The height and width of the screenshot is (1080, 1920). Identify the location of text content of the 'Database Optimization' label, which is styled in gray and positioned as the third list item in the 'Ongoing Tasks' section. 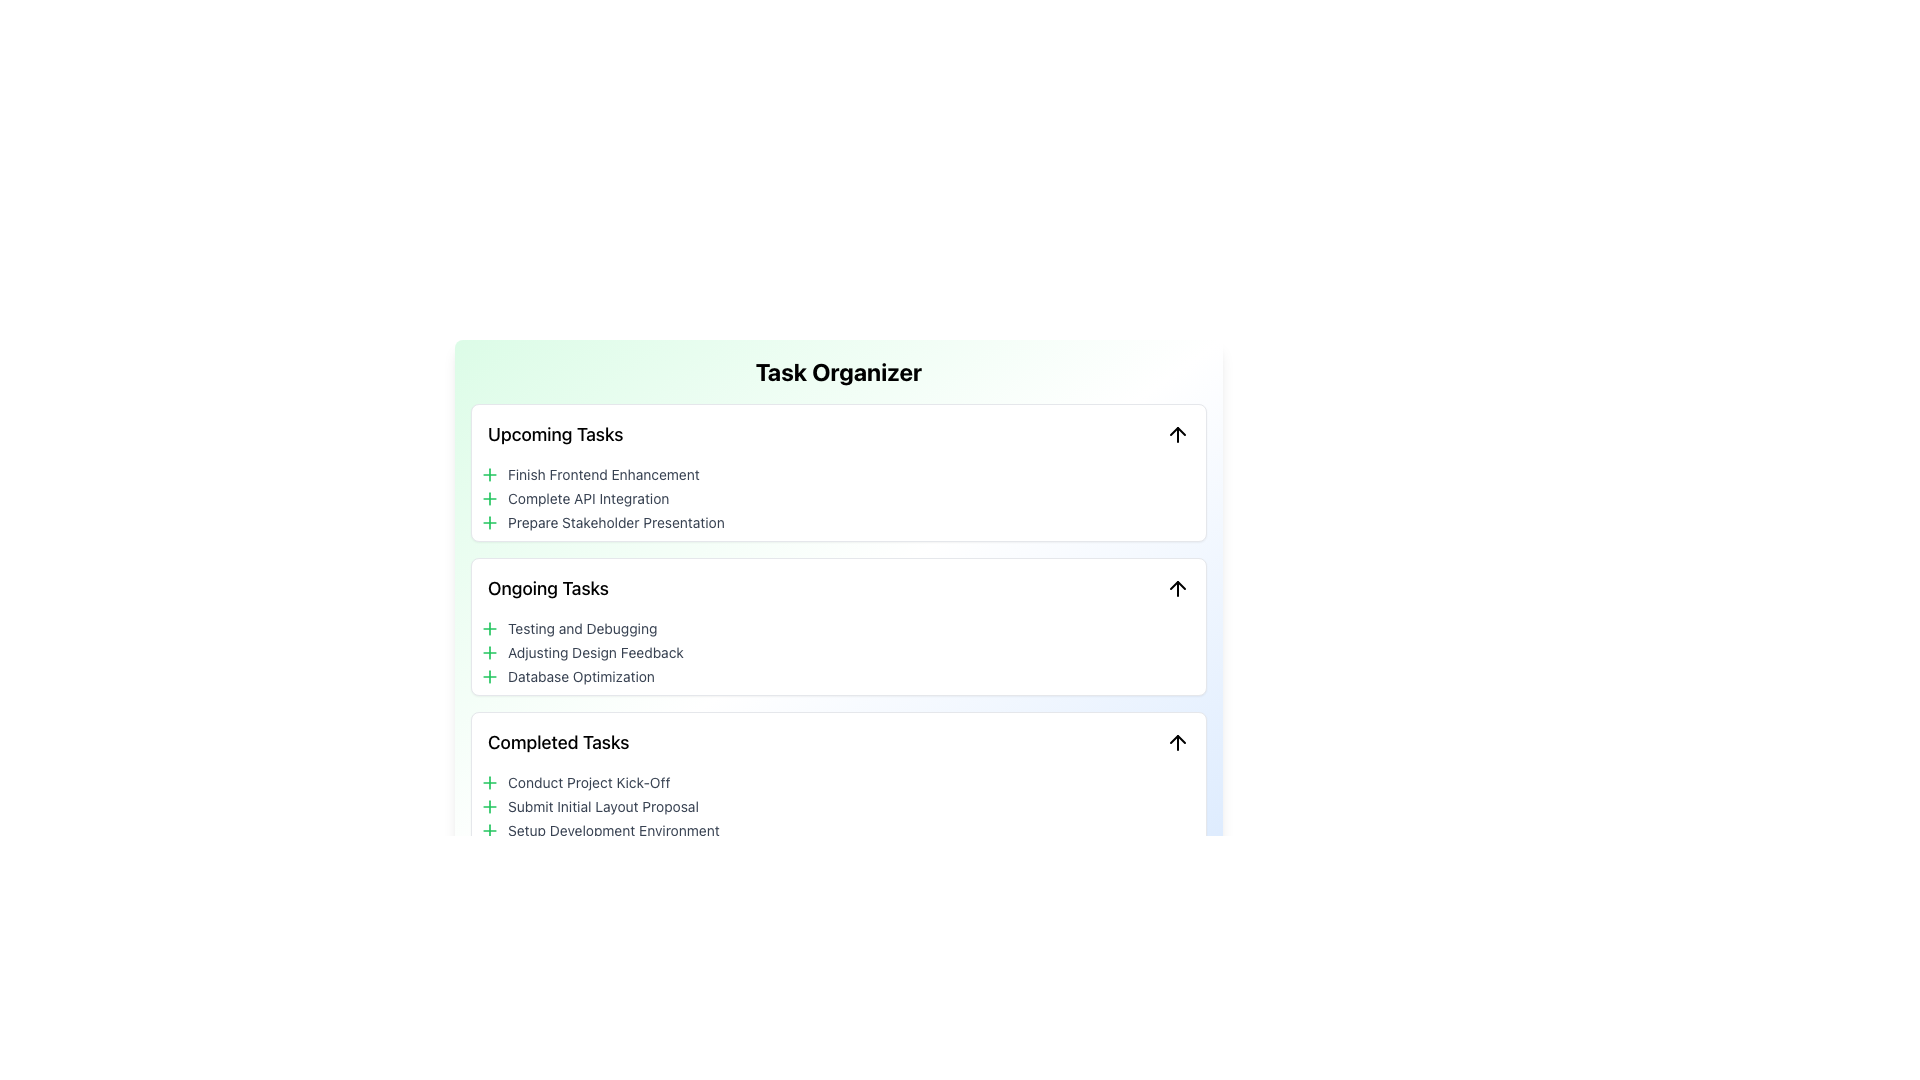
(580, 676).